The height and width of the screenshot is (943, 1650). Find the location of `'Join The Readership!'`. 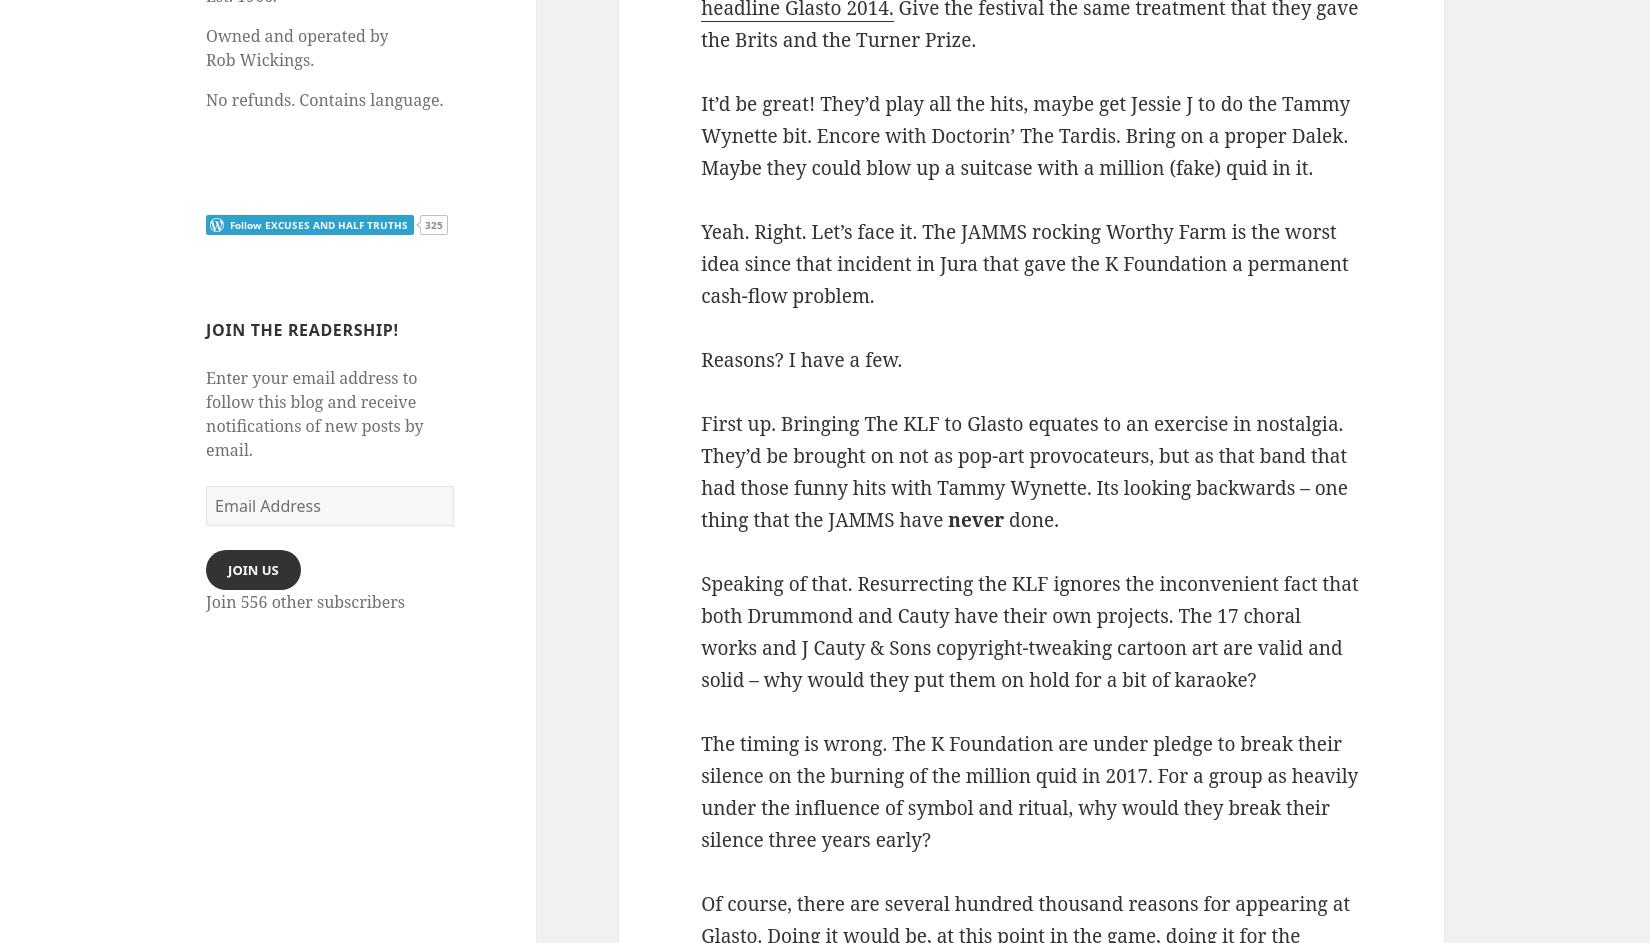

'Join The Readership!' is located at coordinates (301, 329).